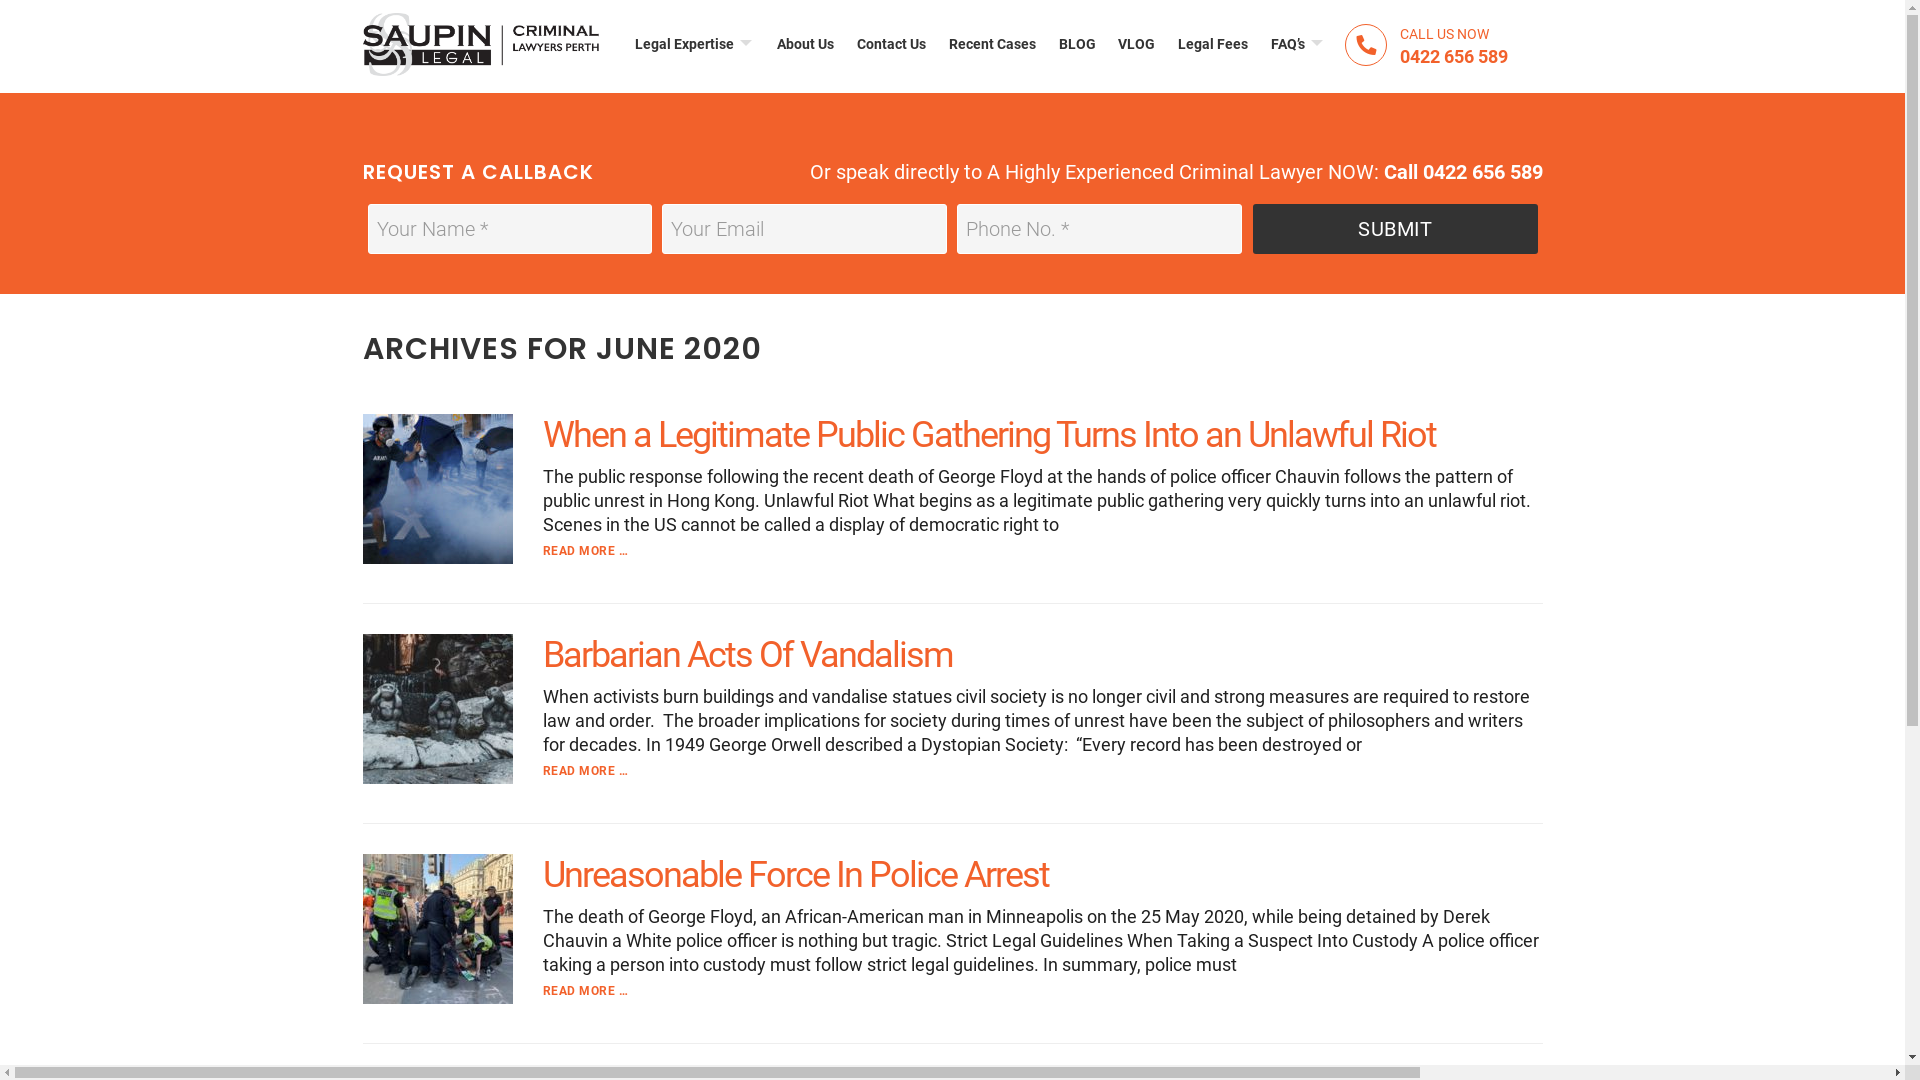 Image resolution: width=1920 pixels, height=1080 pixels. Describe the element at coordinates (1169, 43) in the screenshot. I see `'Legal Fees'` at that location.